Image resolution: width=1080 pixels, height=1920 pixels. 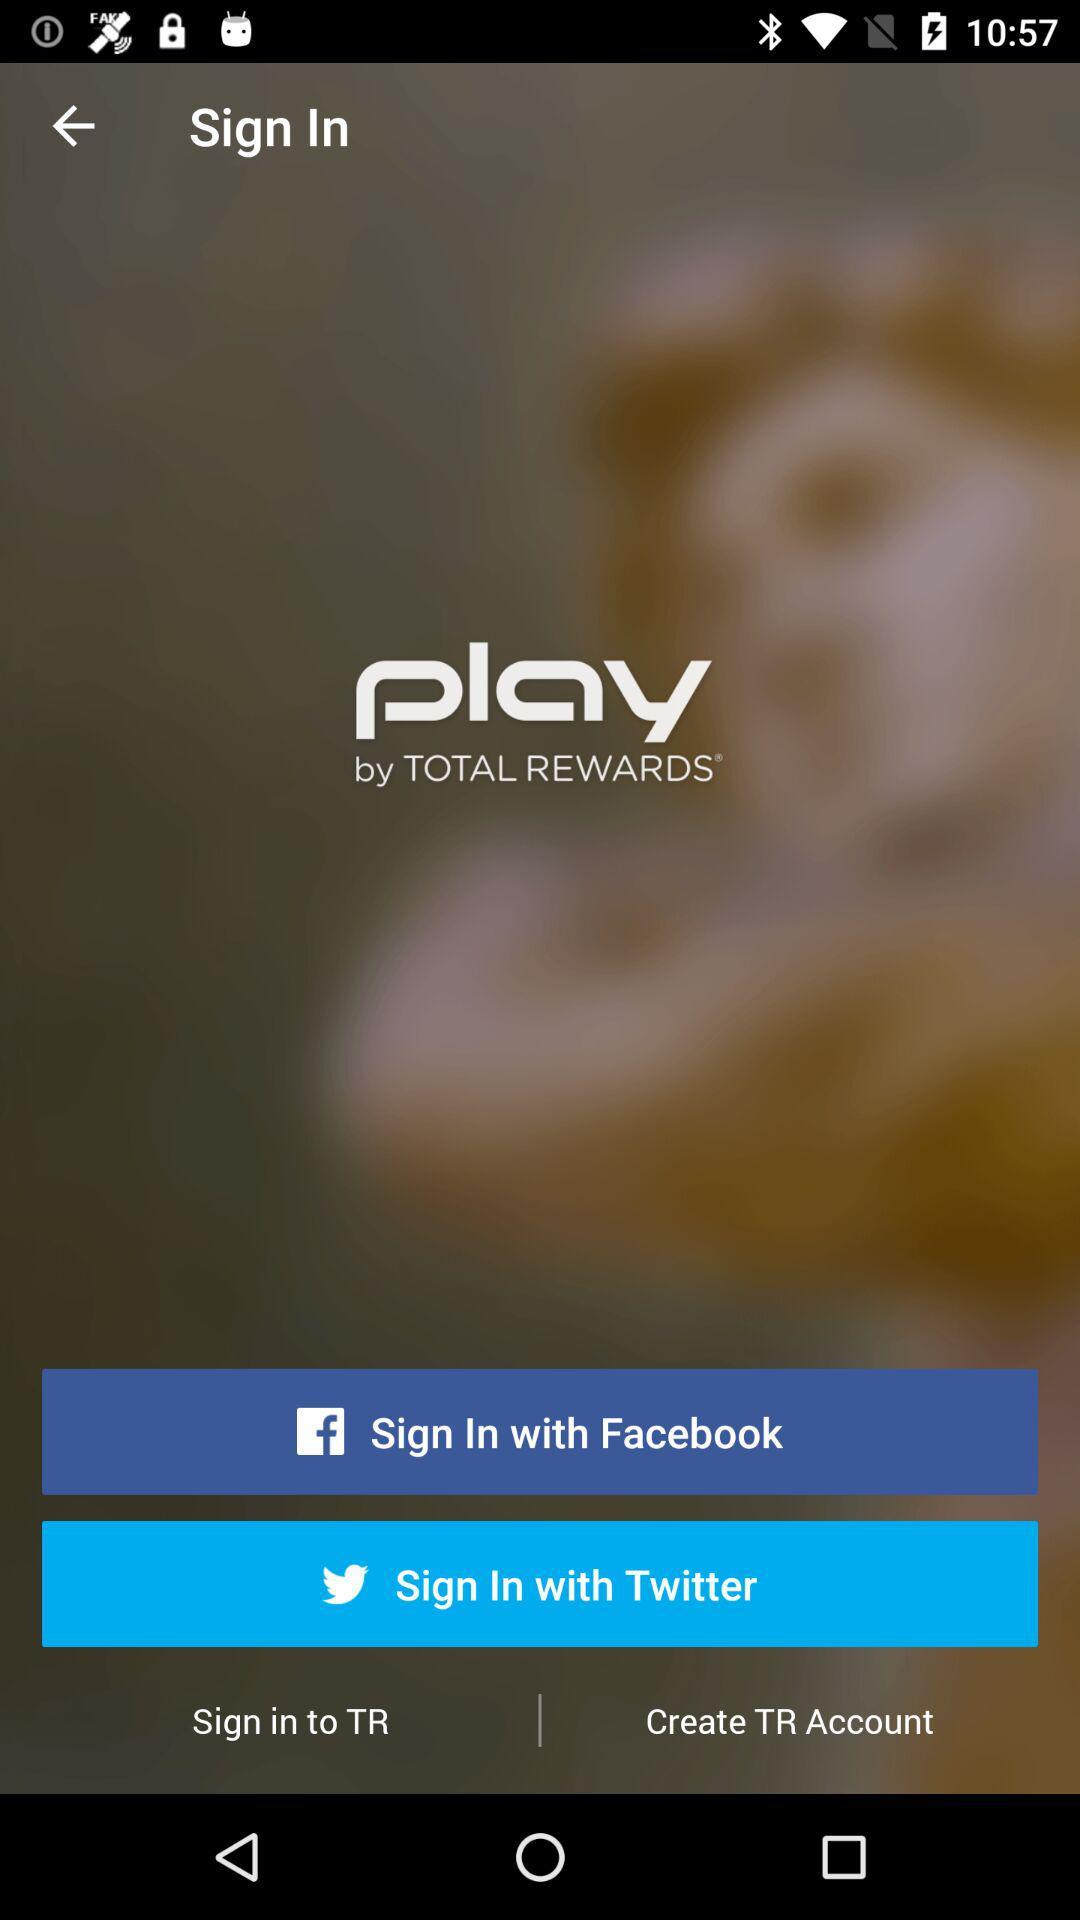 What do you see at coordinates (788, 1719) in the screenshot?
I see `the item at the bottom right corner` at bounding box center [788, 1719].